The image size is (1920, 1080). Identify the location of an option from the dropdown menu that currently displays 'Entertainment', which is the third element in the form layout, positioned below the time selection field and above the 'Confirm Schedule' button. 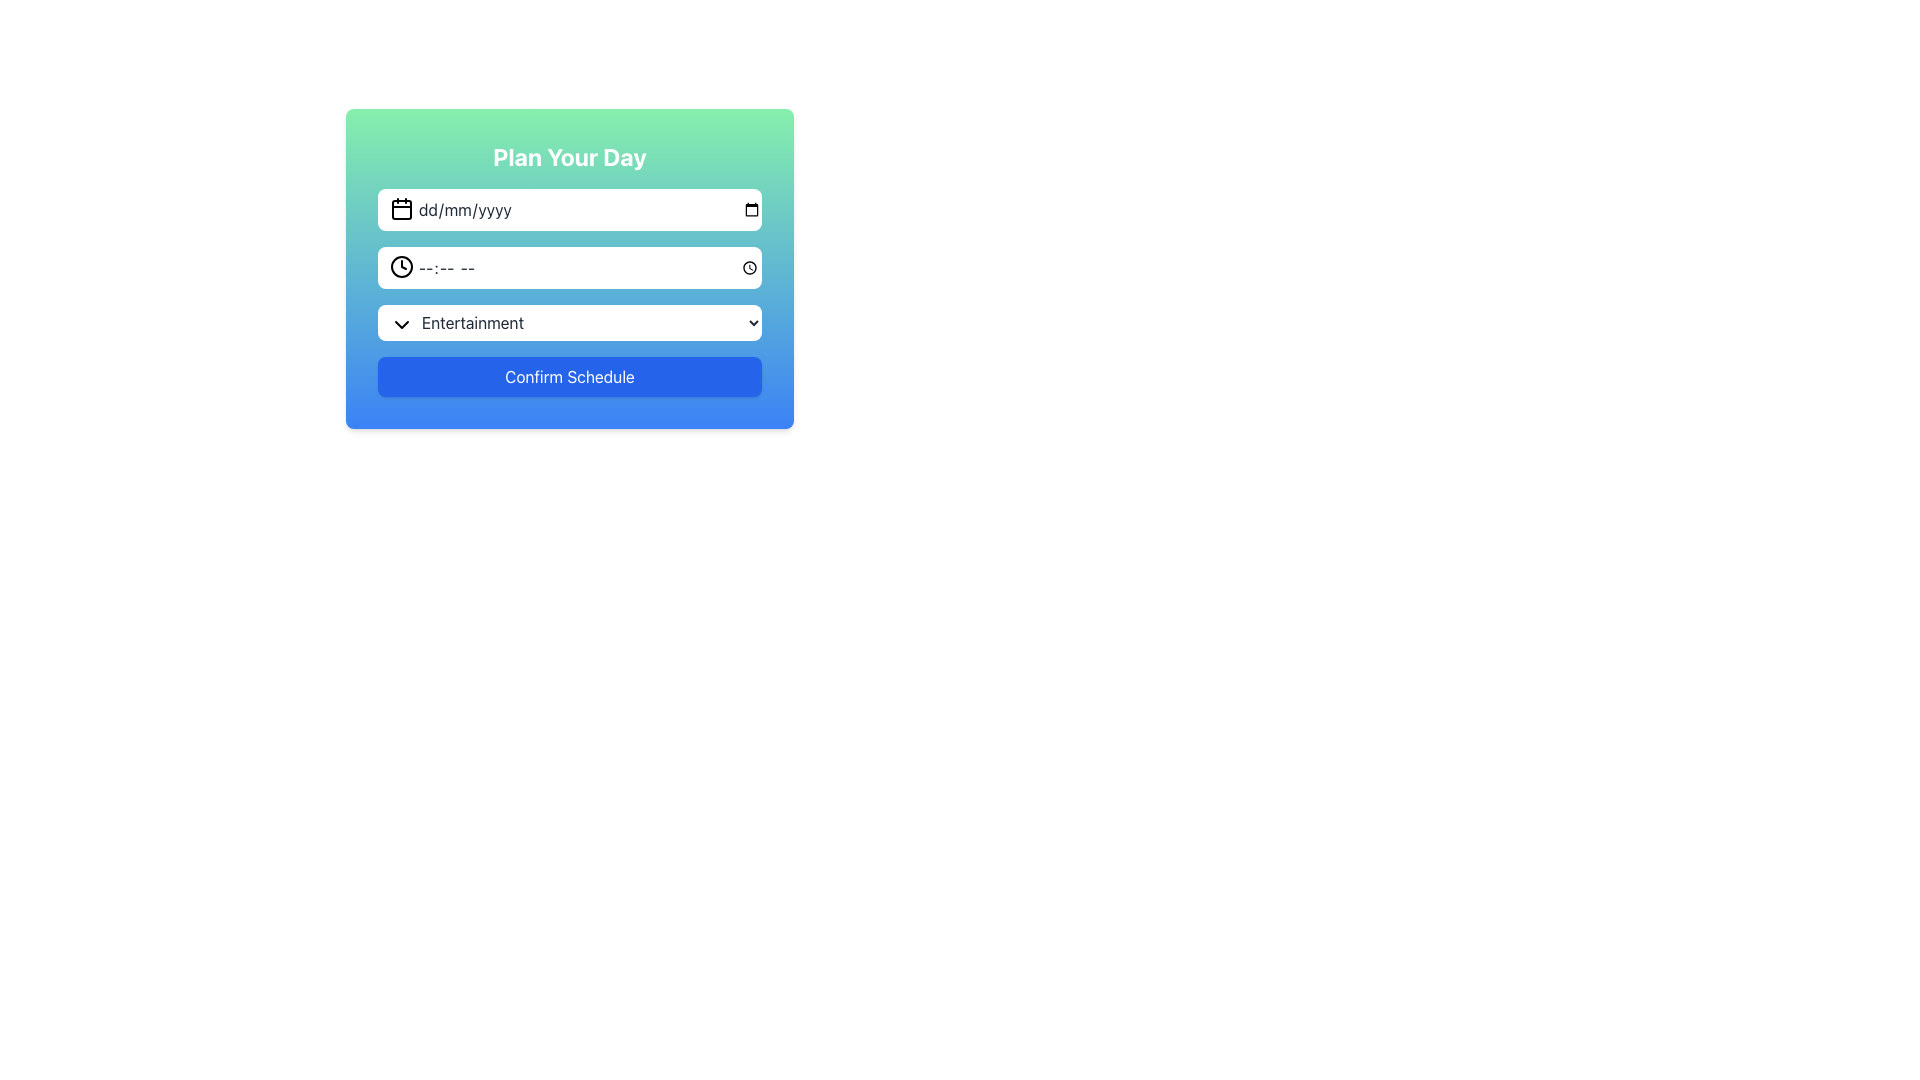
(569, 322).